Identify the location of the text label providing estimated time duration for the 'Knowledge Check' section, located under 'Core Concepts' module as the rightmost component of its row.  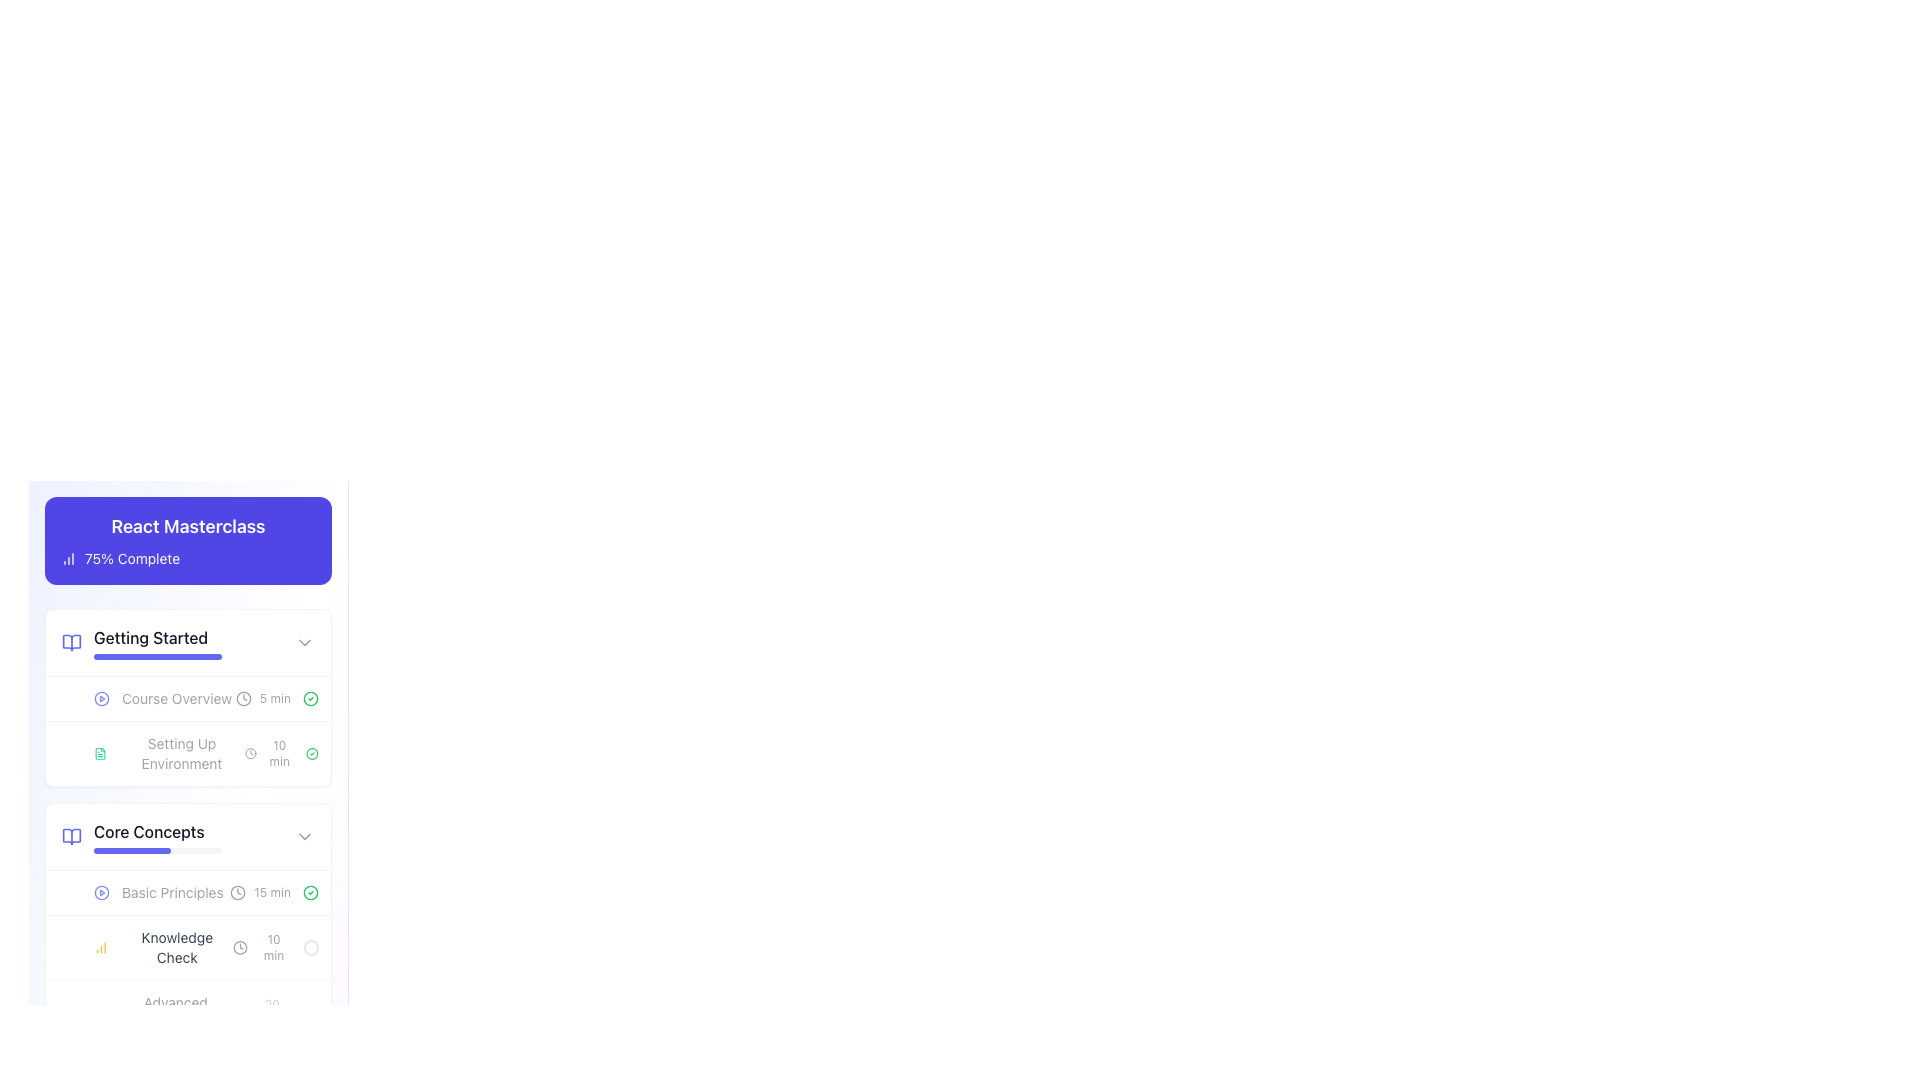
(272, 947).